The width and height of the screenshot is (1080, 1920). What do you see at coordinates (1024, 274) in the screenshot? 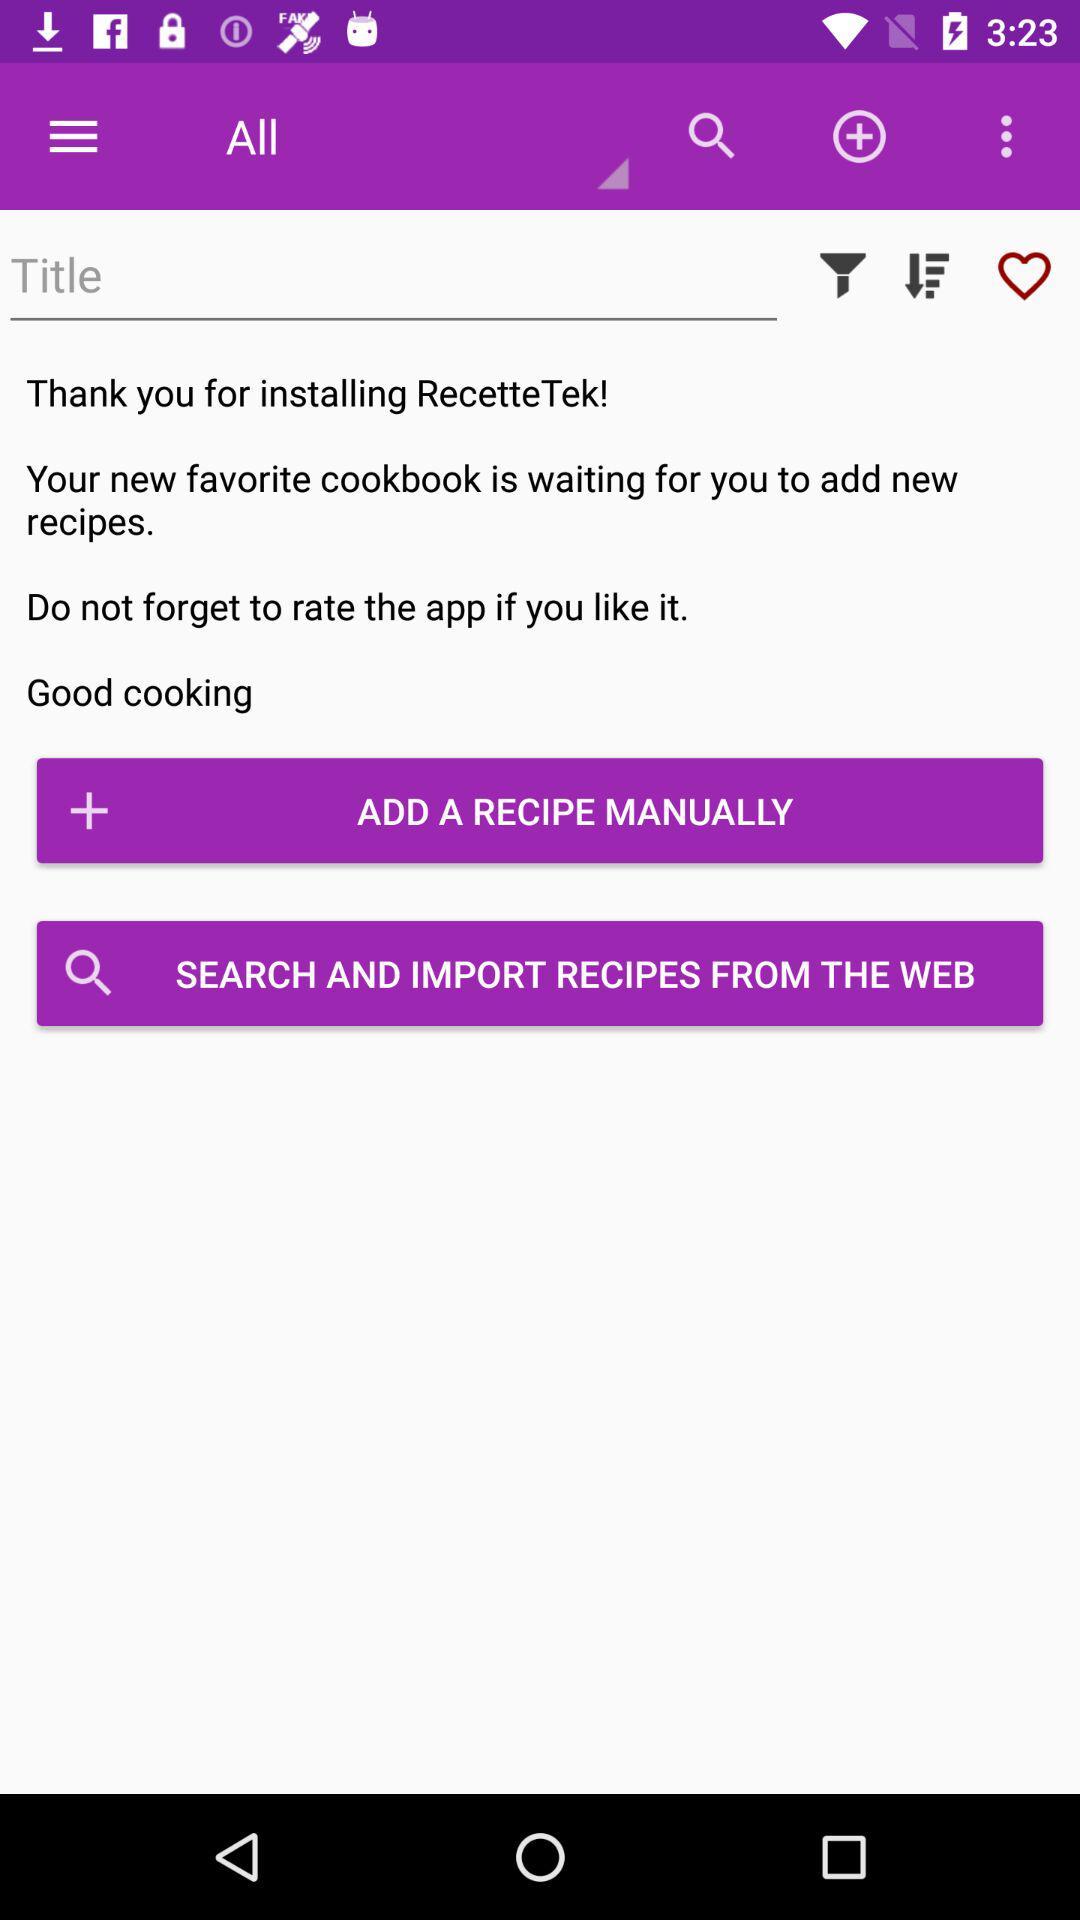
I see `like it` at bounding box center [1024, 274].